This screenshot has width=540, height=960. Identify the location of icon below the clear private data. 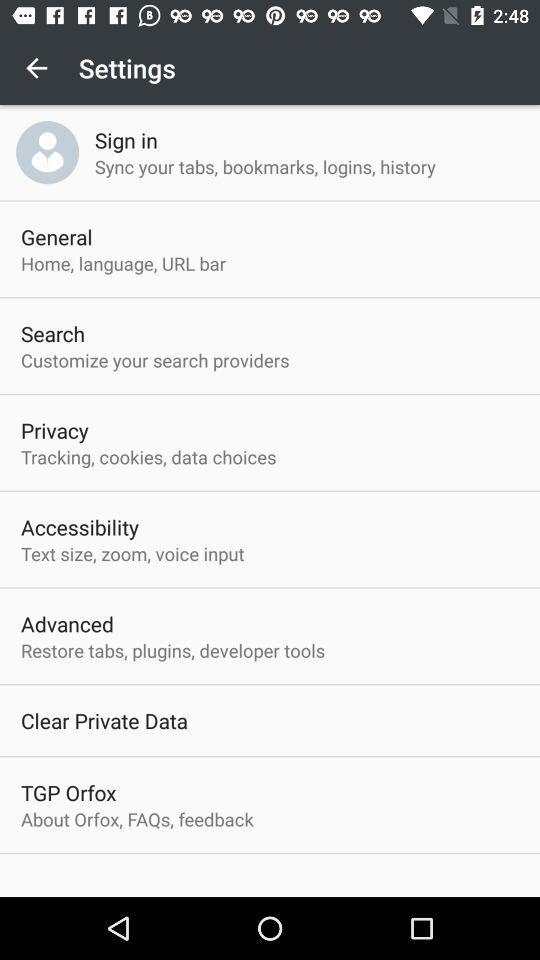
(67, 792).